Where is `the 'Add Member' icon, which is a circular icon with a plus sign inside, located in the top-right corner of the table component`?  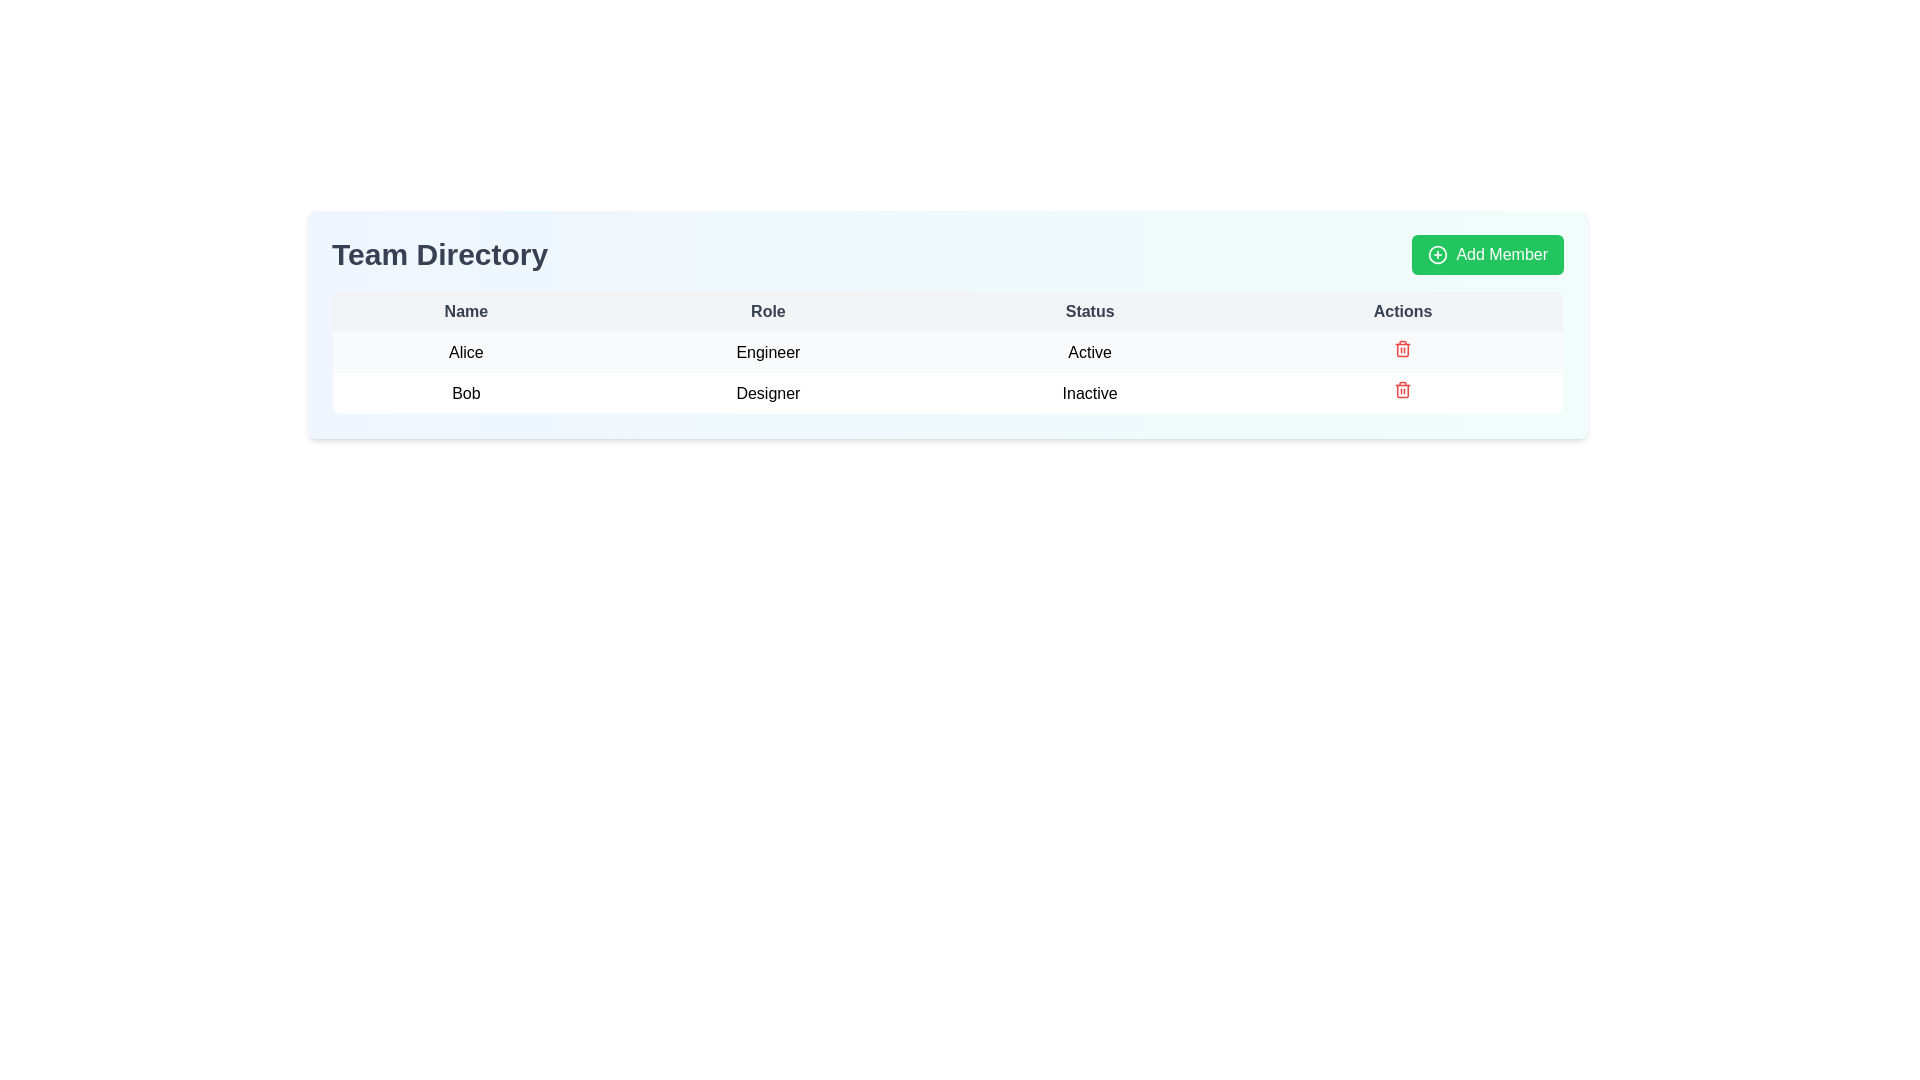 the 'Add Member' icon, which is a circular icon with a plus sign inside, located in the top-right corner of the table component is located at coordinates (1437, 253).